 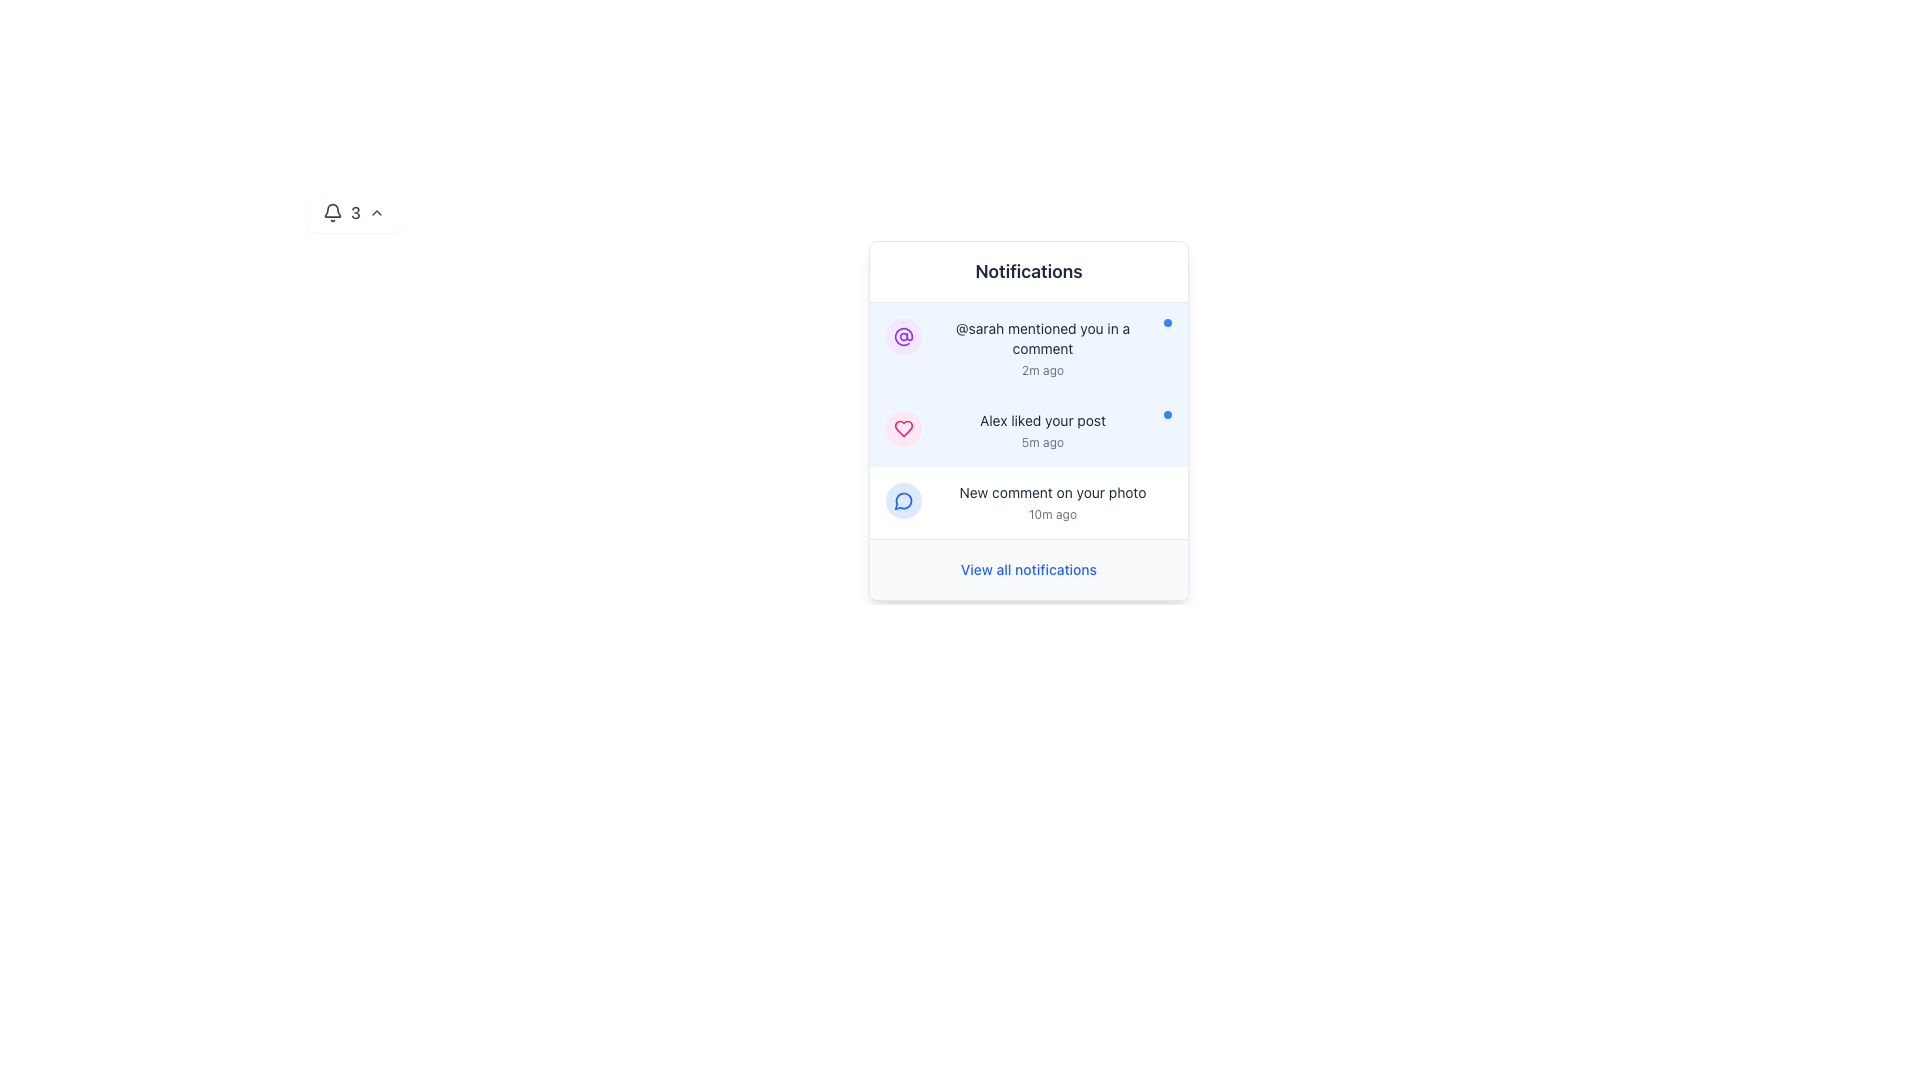 What do you see at coordinates (902, 335) in the screenshot?
I see `the details of the circular icon with a purple background and '@' symbol, located in the notification for '@sarah mentioned you in a comment 2m ago'` at bounding box center [902, 335].